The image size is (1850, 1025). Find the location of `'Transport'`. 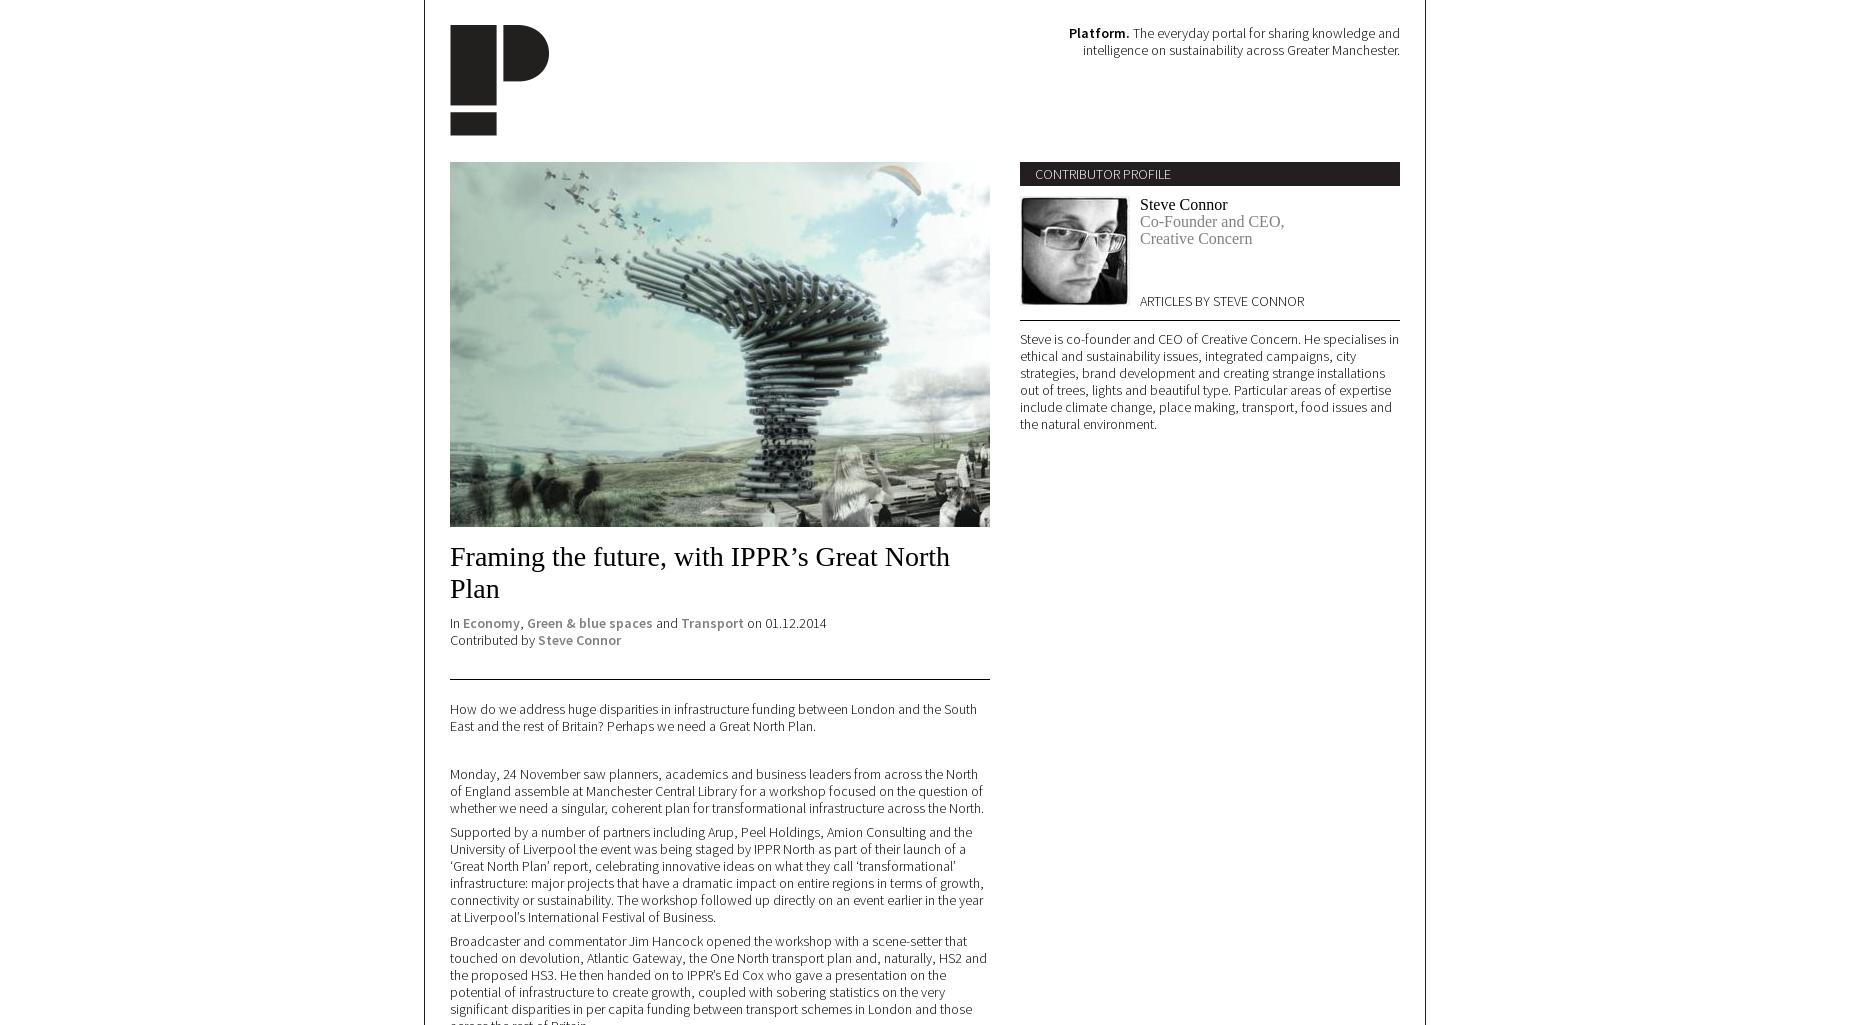

'Transport' is located at coordinates (712, 621).